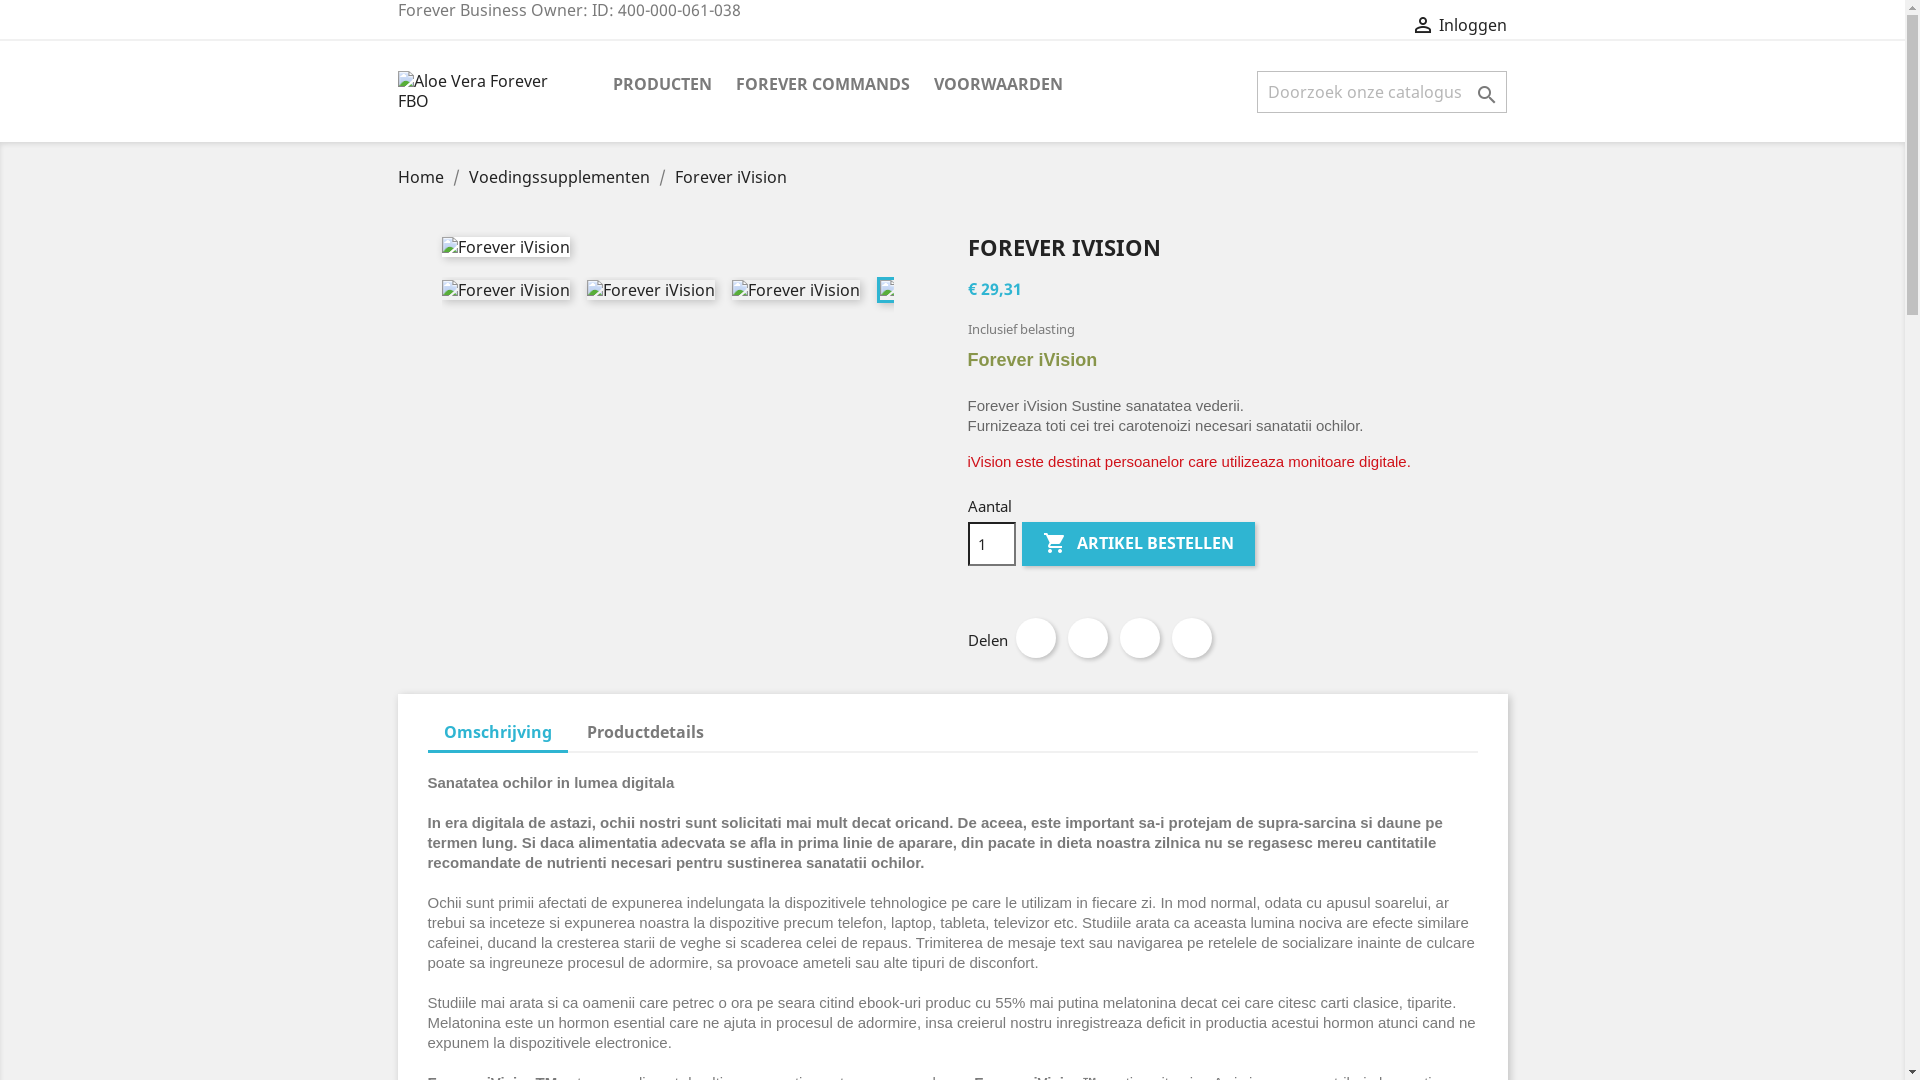 The height and width of the screenshot is (1080, 1920). Describe the element at coordinates (998, 84) in the screenshot. I see `'VOORWAARDEN'` at that location.